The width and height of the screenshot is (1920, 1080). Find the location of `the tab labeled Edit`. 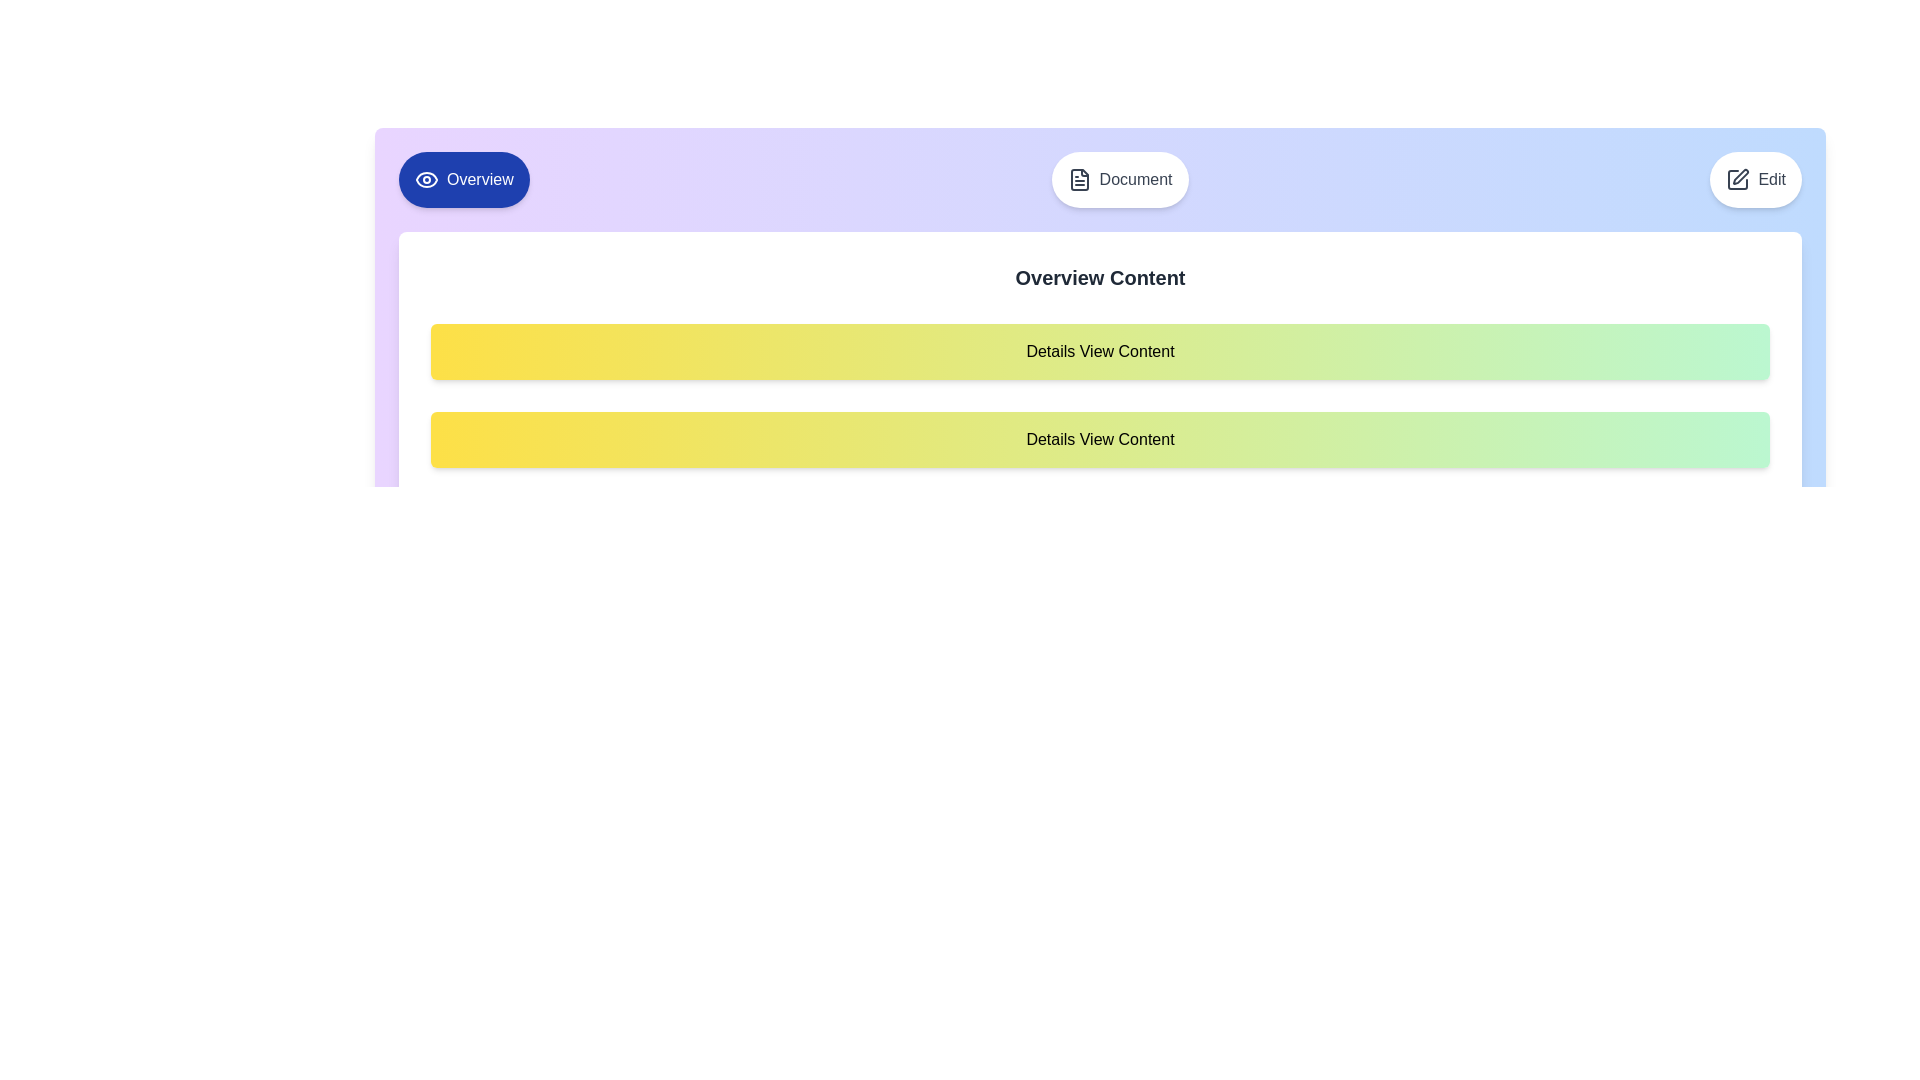

the tab labeled Edit is located at coordinates (1755, 180).